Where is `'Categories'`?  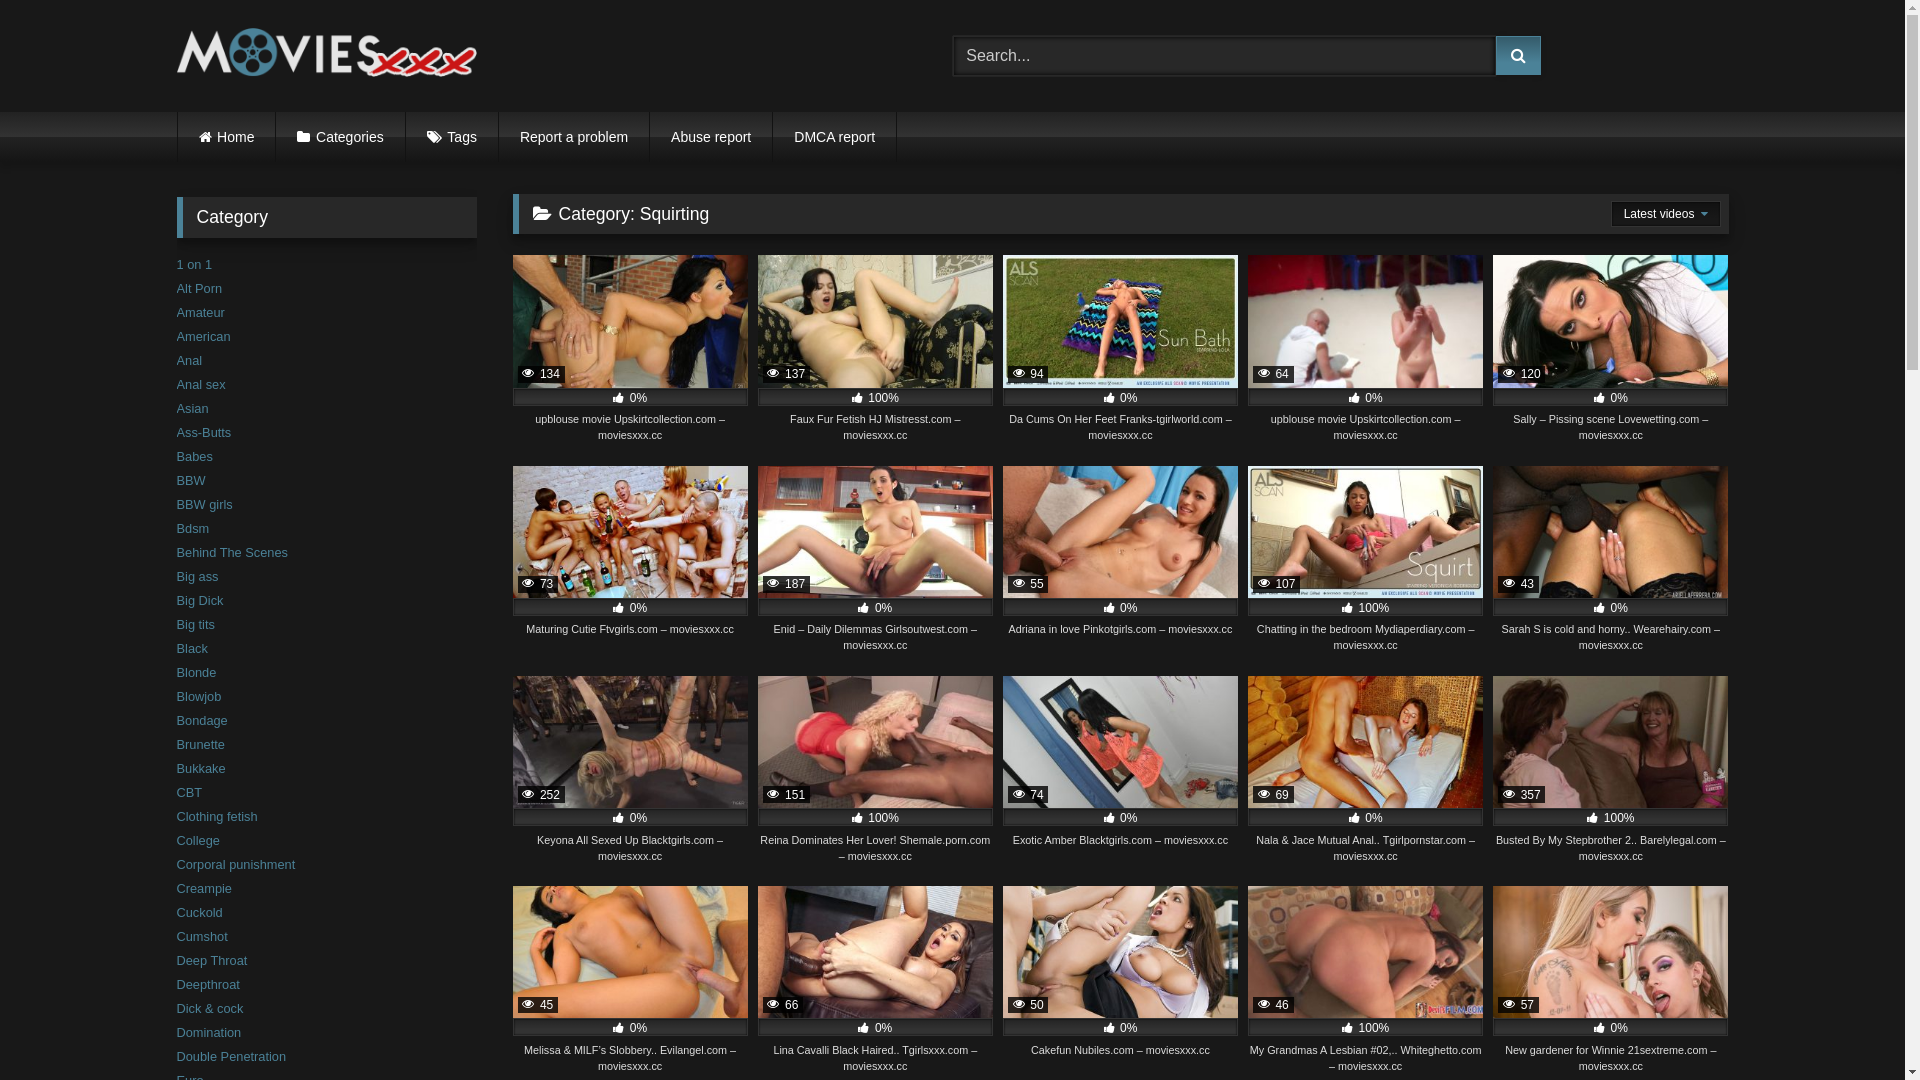 'Categories' is located at coordinates (340, 136).